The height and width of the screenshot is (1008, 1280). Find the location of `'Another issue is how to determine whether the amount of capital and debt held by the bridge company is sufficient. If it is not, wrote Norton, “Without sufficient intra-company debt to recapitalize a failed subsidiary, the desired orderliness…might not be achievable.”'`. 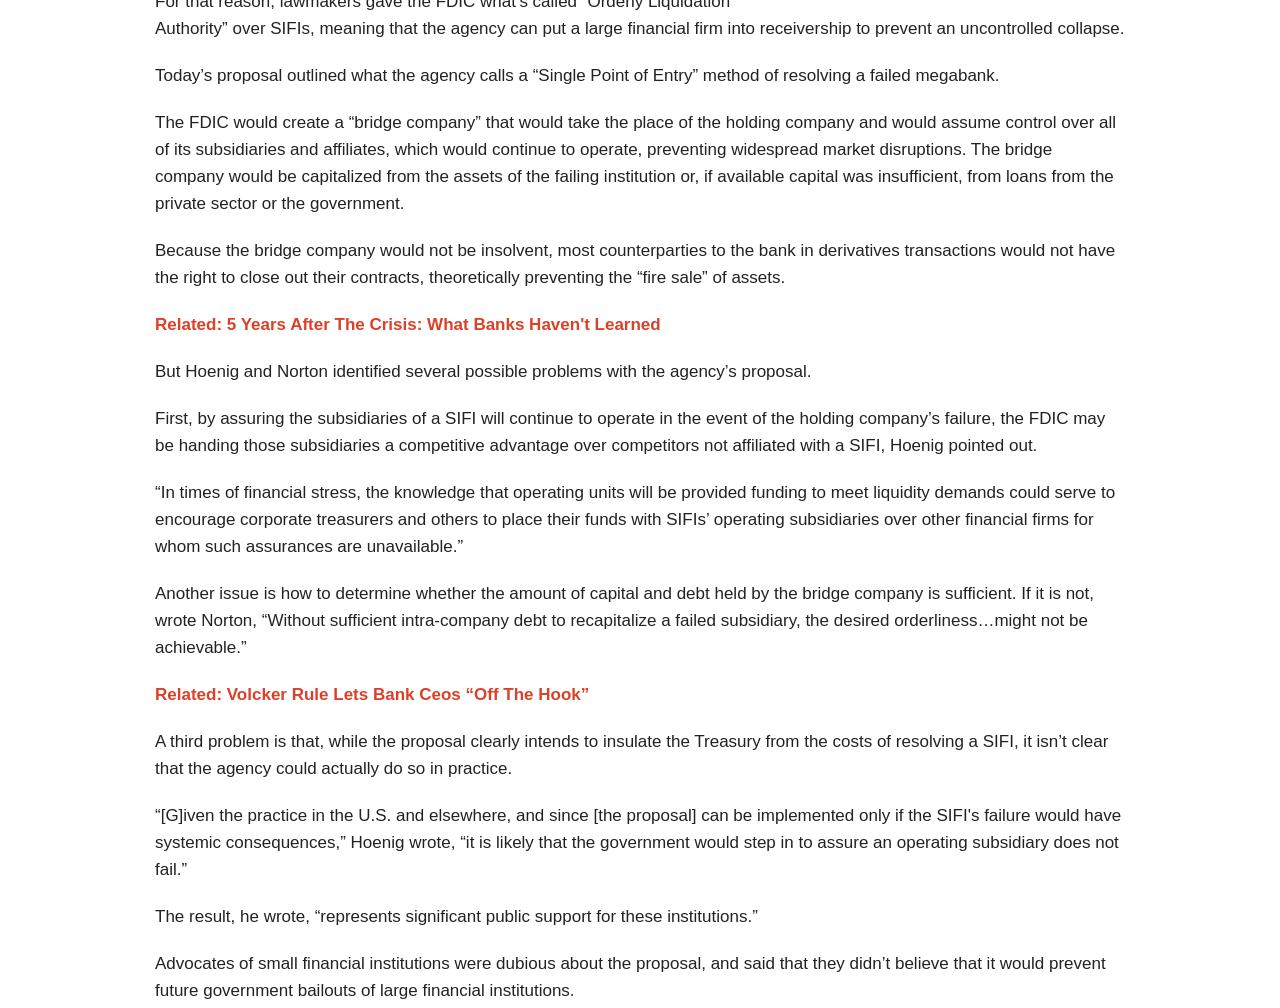

'Another issue is how to determine whether the amount of capital and debt held by the bridge company is sufficient. If it is not, wrote Norton, “Without sufficient intra-company debt to recapitalize a failed subsidiary, the desired orderliness…might not be achievable.”' is located at coordinates (623, 620).